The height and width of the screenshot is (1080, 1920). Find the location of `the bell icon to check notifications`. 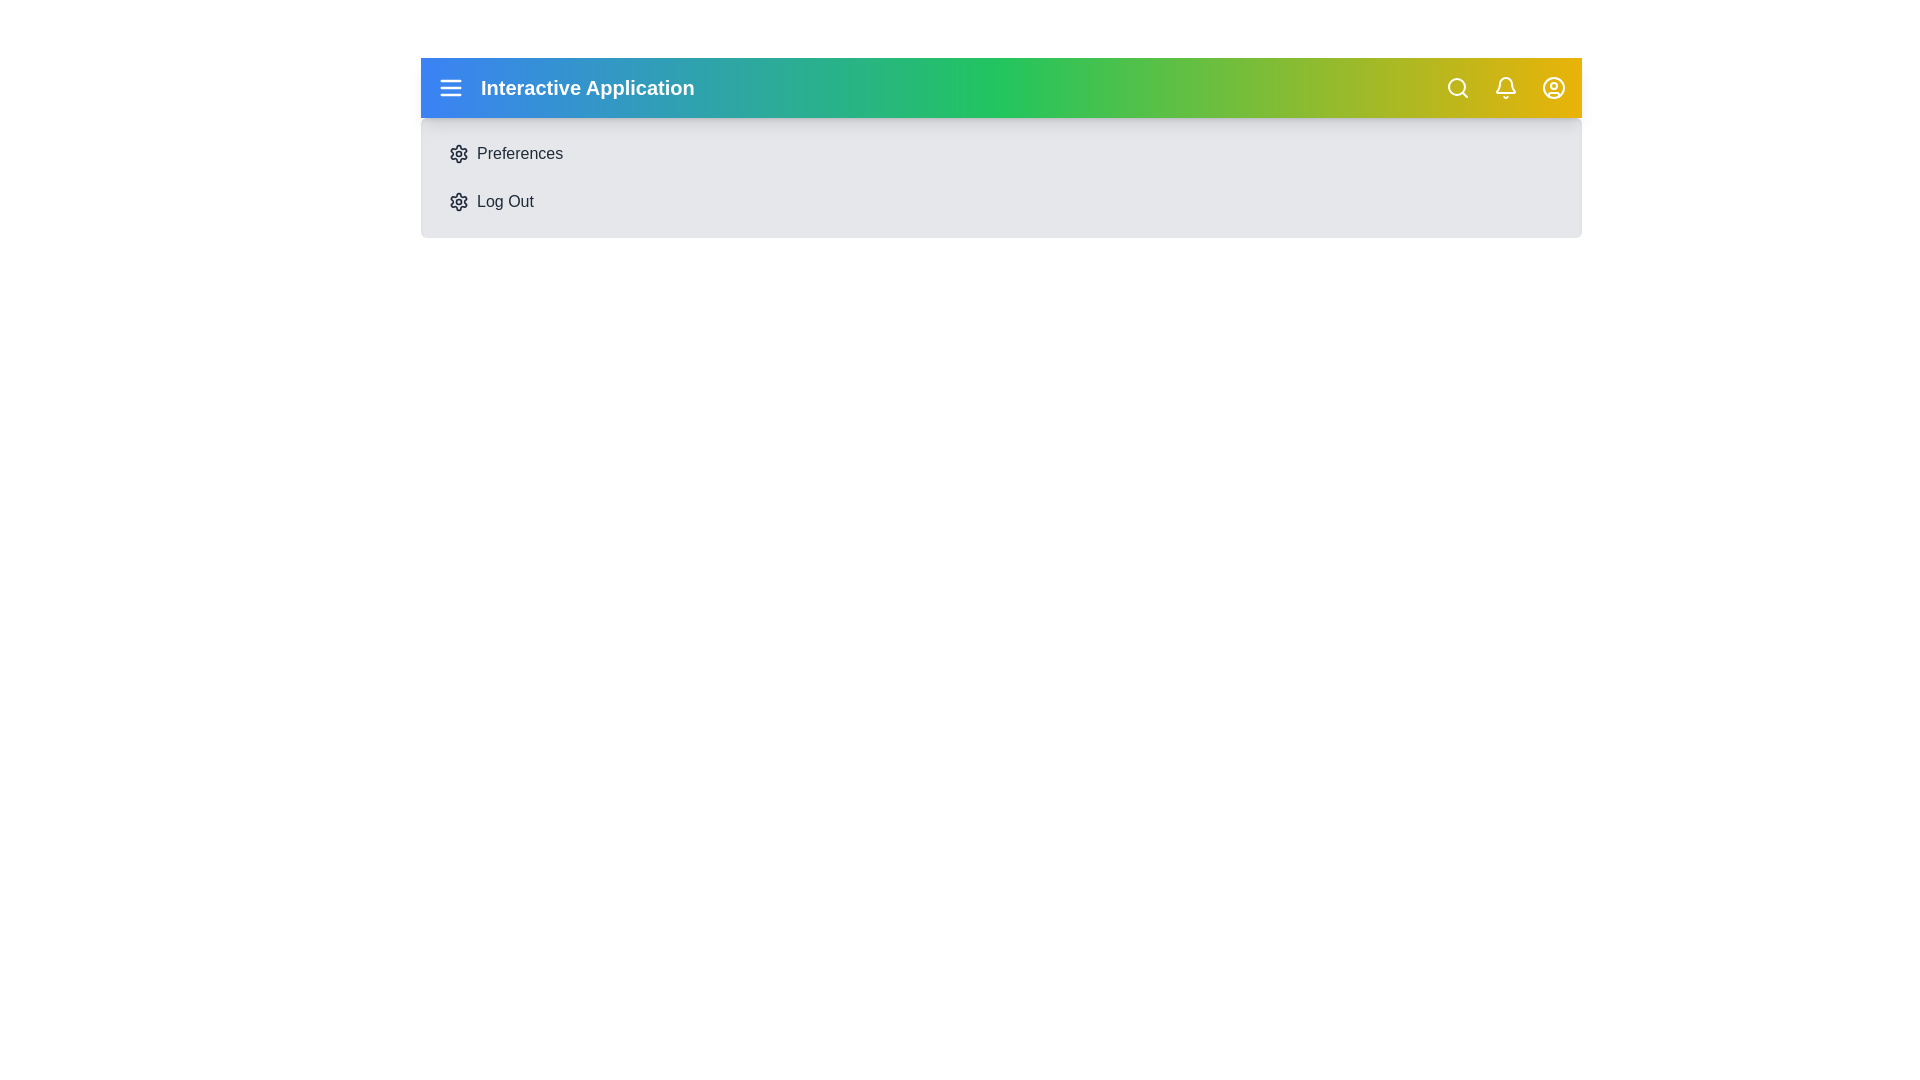

the bell icon to check notifications is located at coordinates (1506, 87).